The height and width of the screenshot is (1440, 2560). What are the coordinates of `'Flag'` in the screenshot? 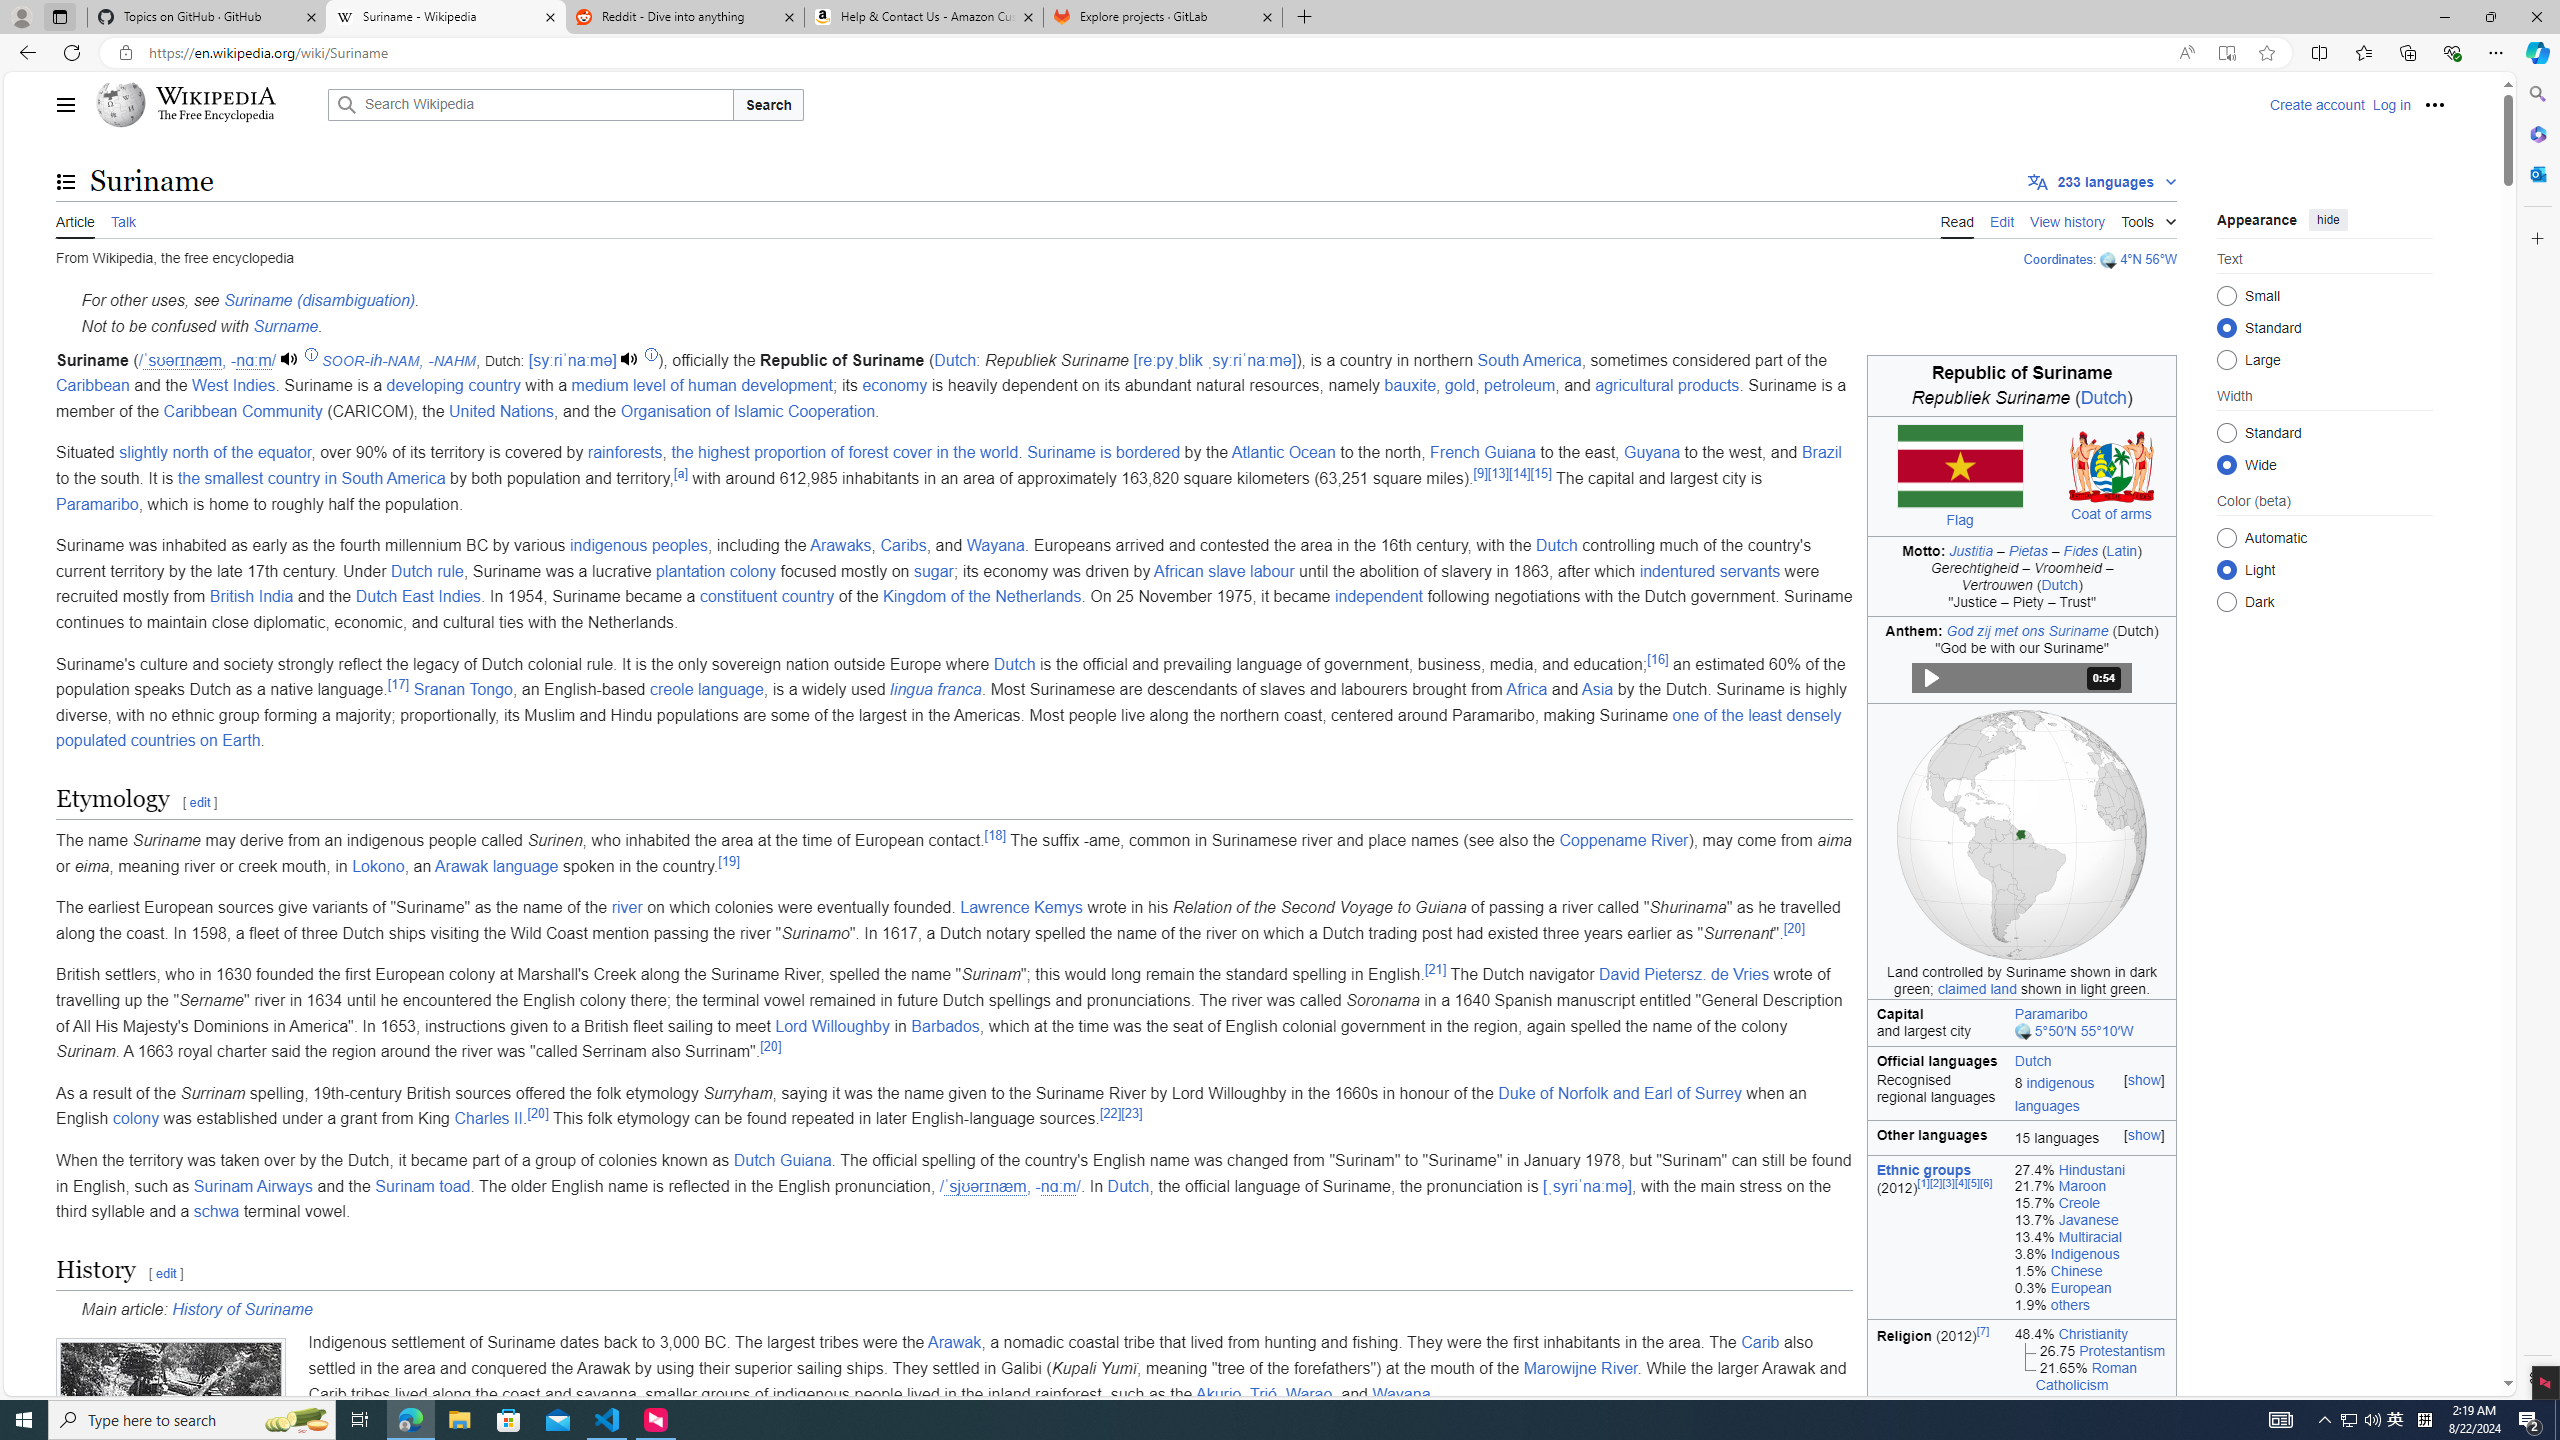 It's located at (1958, 520).